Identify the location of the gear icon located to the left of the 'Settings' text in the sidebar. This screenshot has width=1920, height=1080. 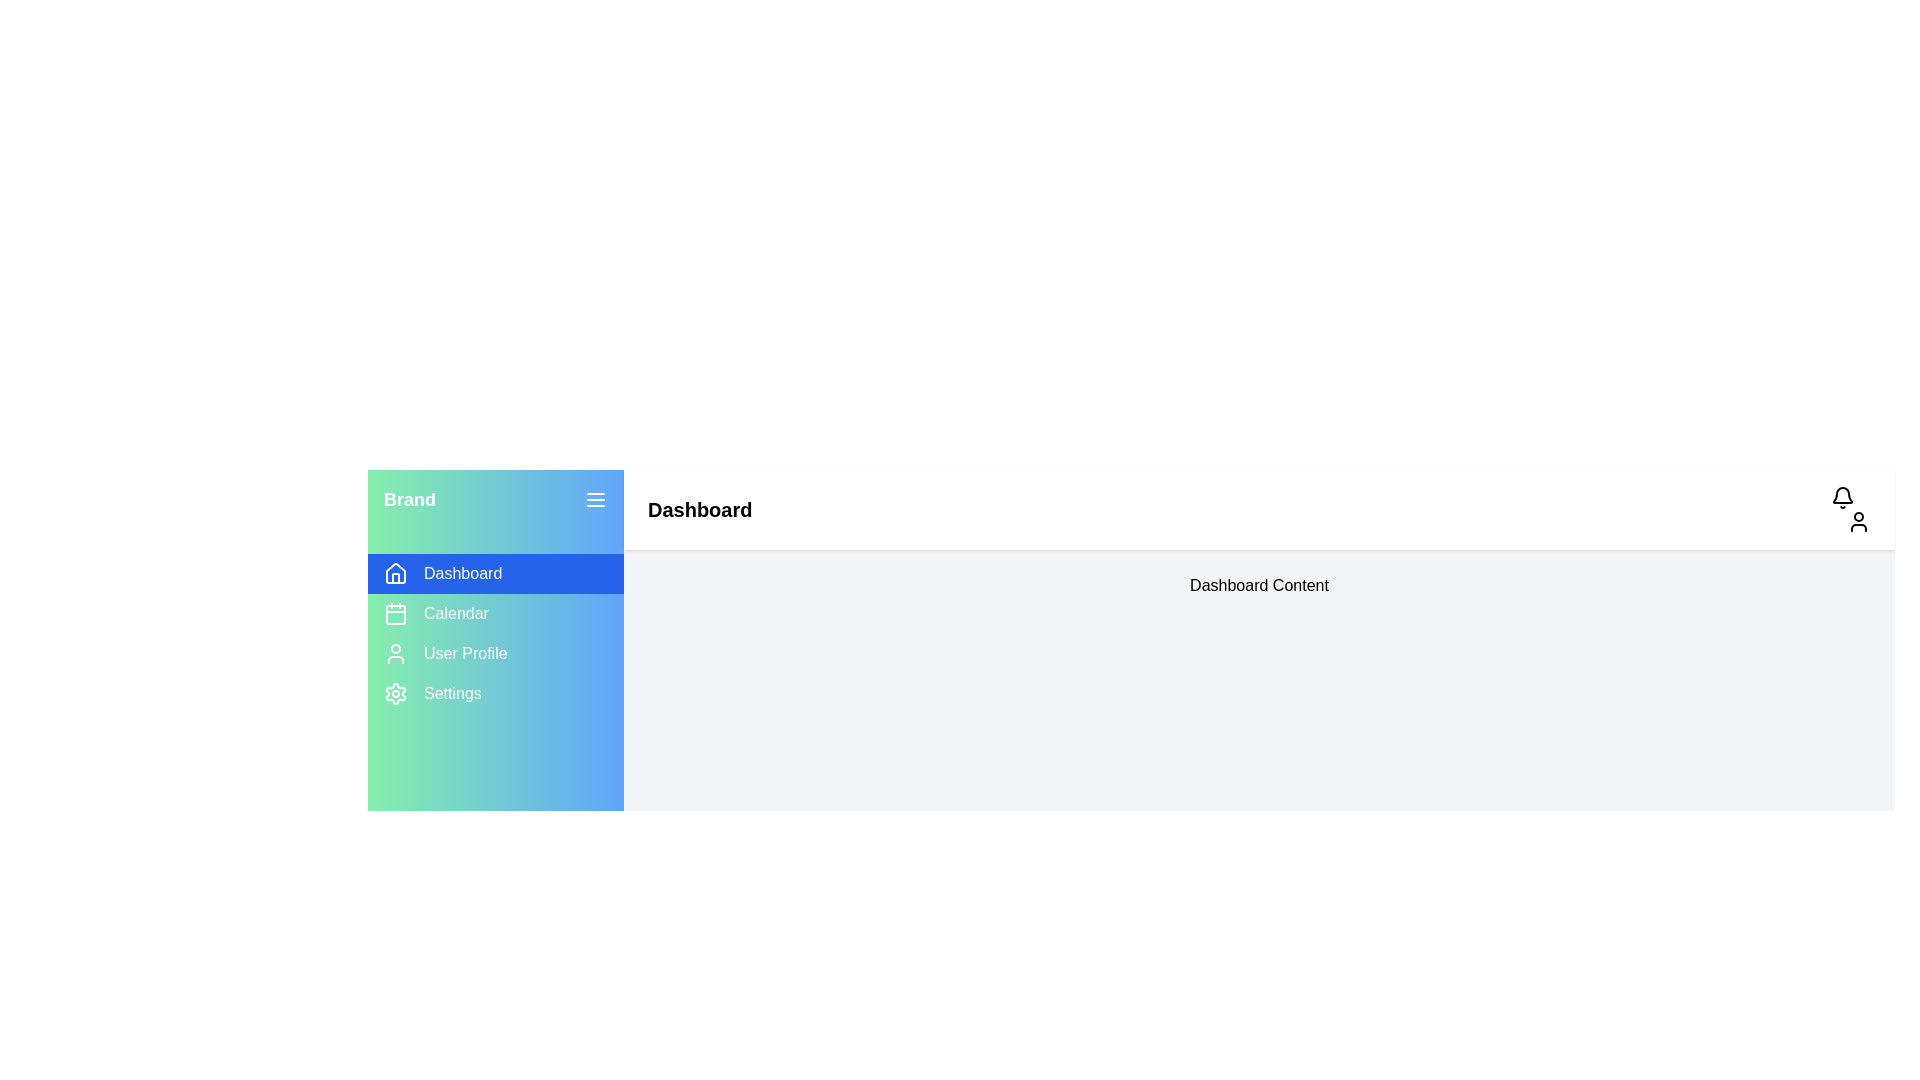
(395, 693).